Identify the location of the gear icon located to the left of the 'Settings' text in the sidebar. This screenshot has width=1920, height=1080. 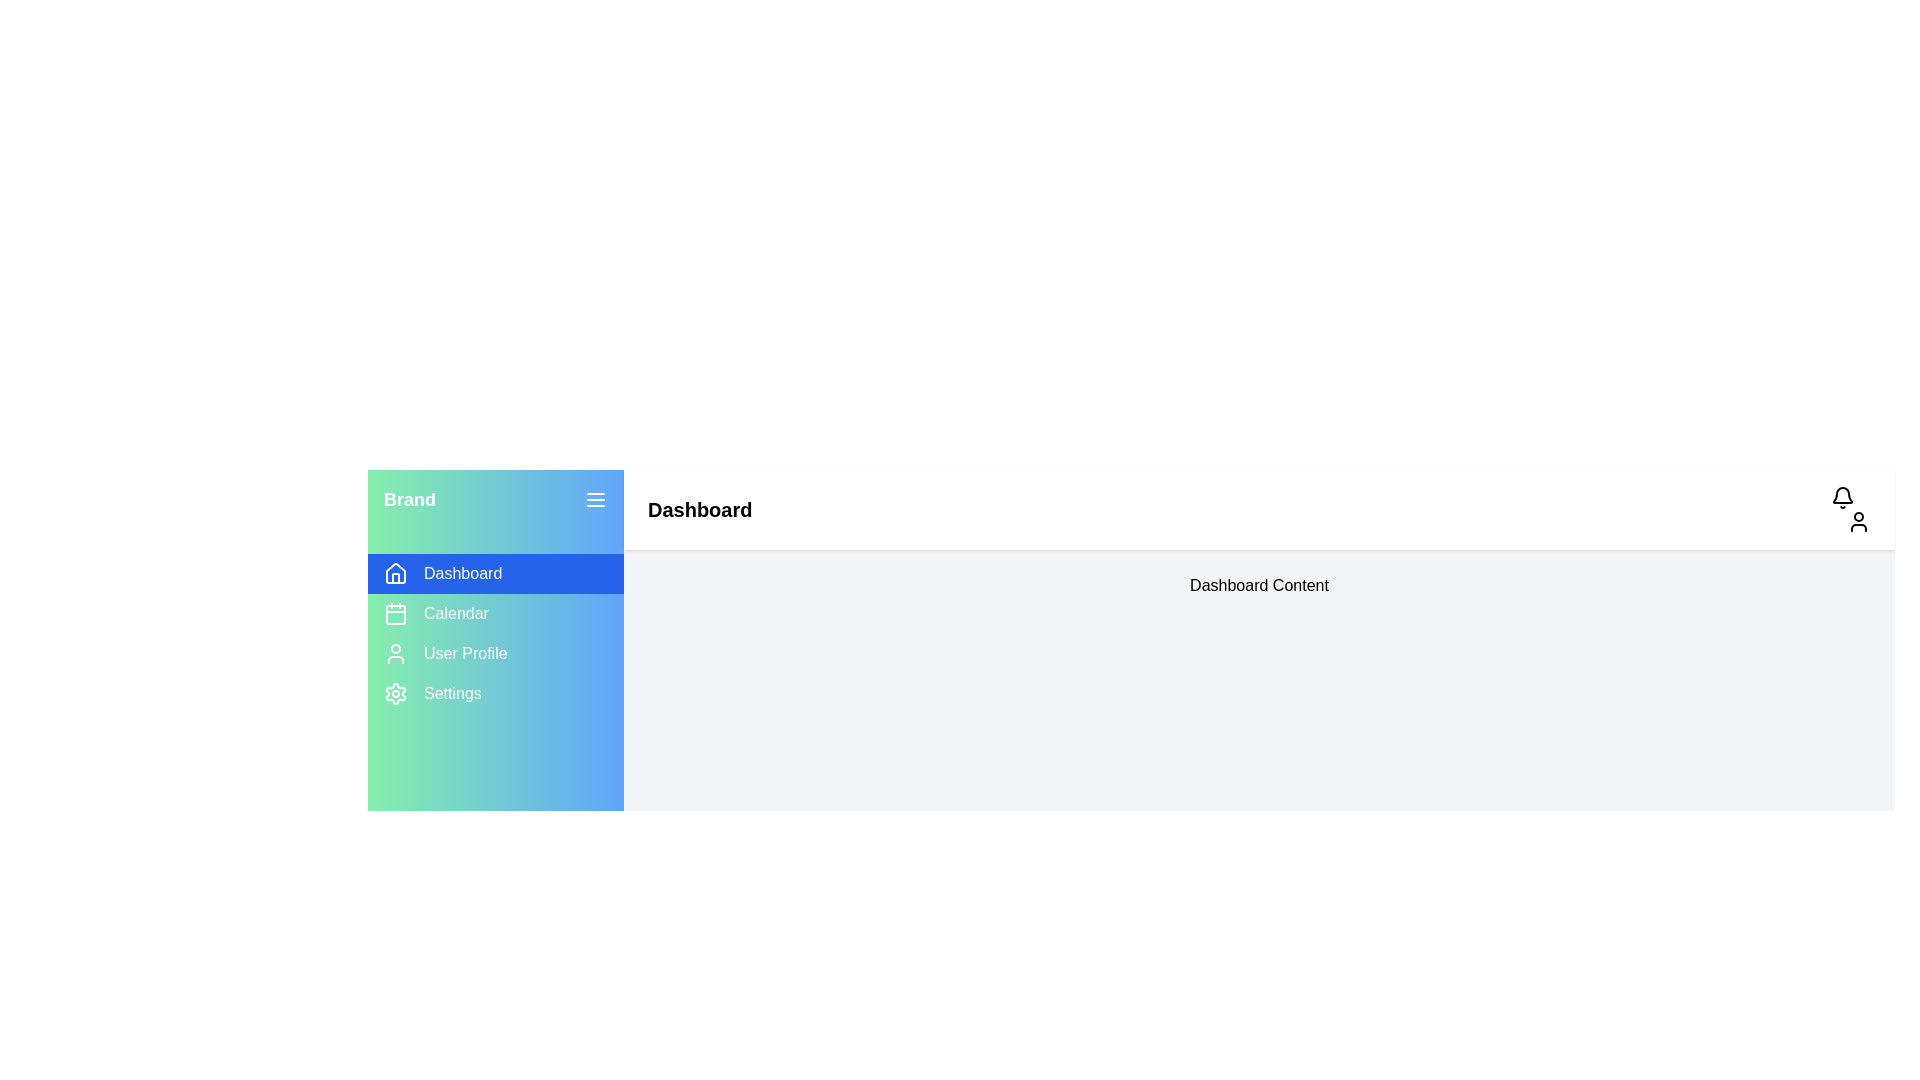
(395, 693).